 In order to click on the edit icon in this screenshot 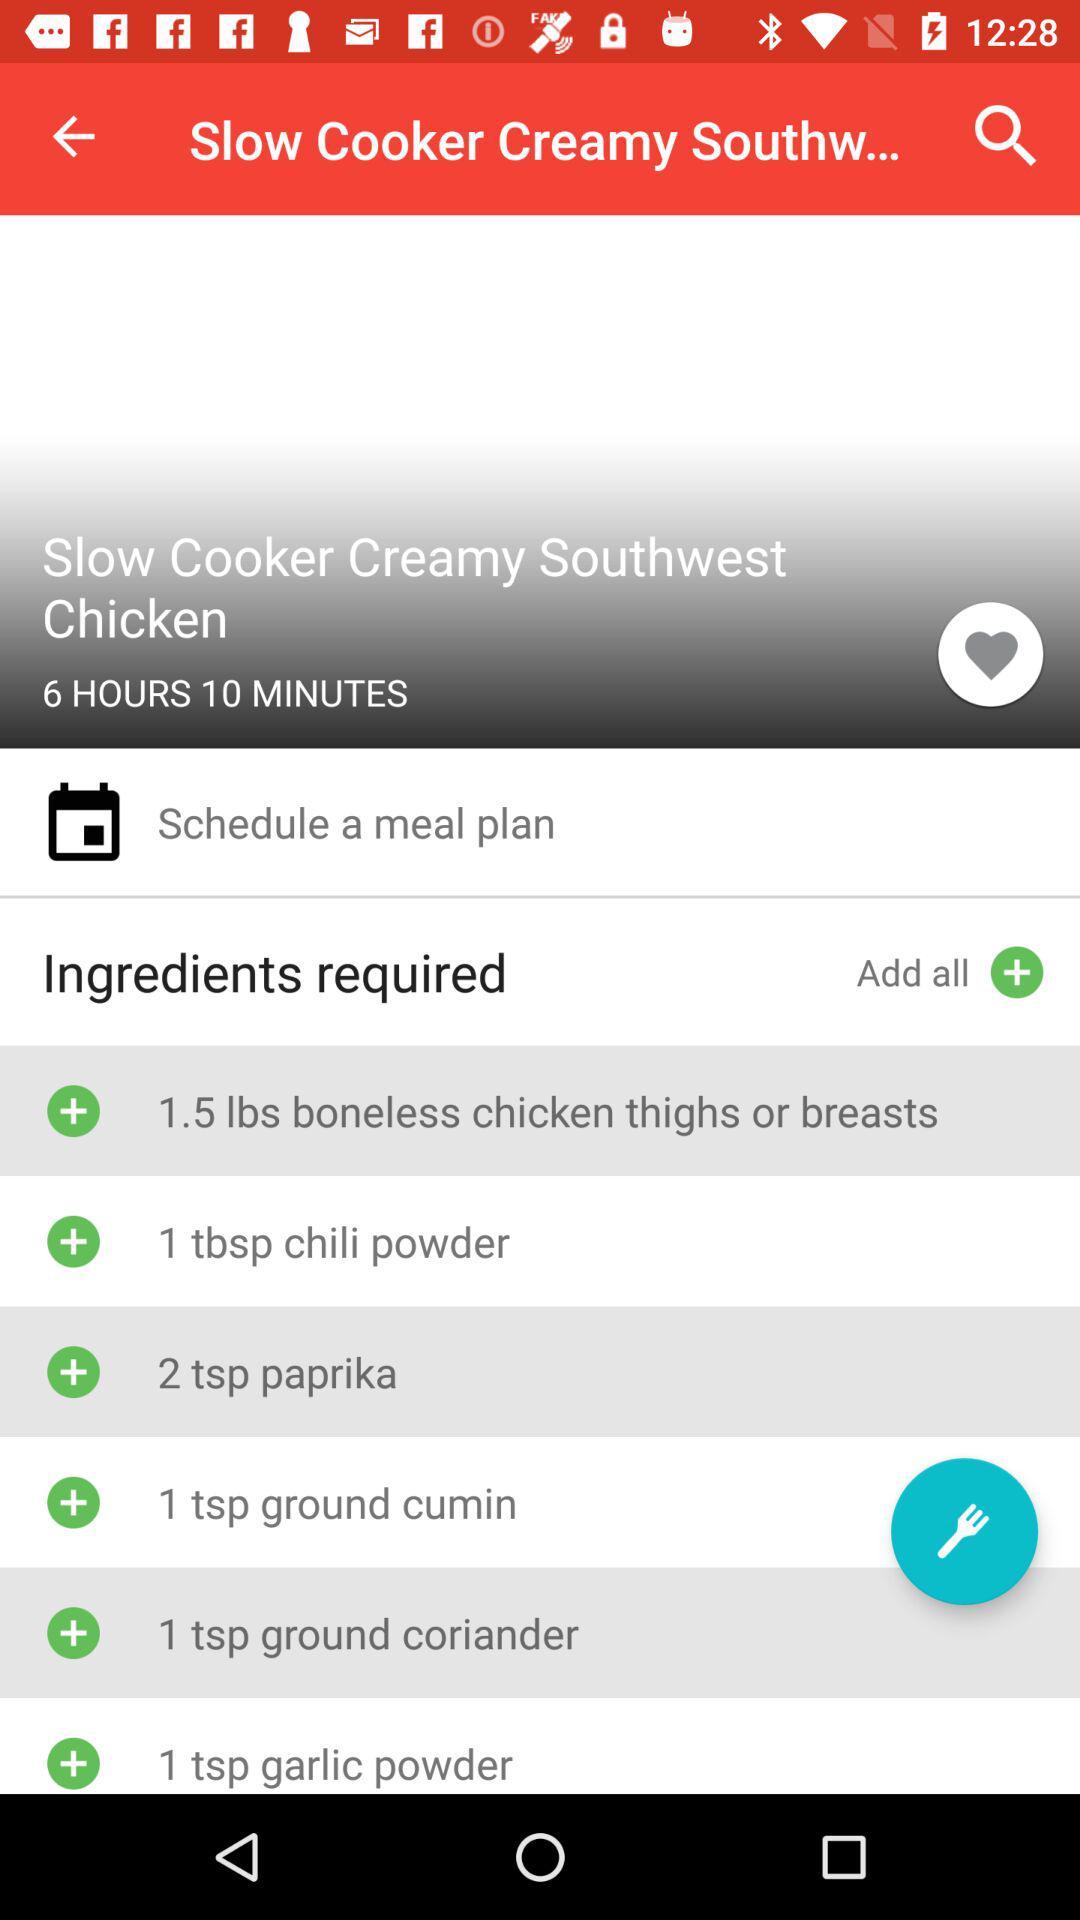, I will do `click(963, 1530)`.